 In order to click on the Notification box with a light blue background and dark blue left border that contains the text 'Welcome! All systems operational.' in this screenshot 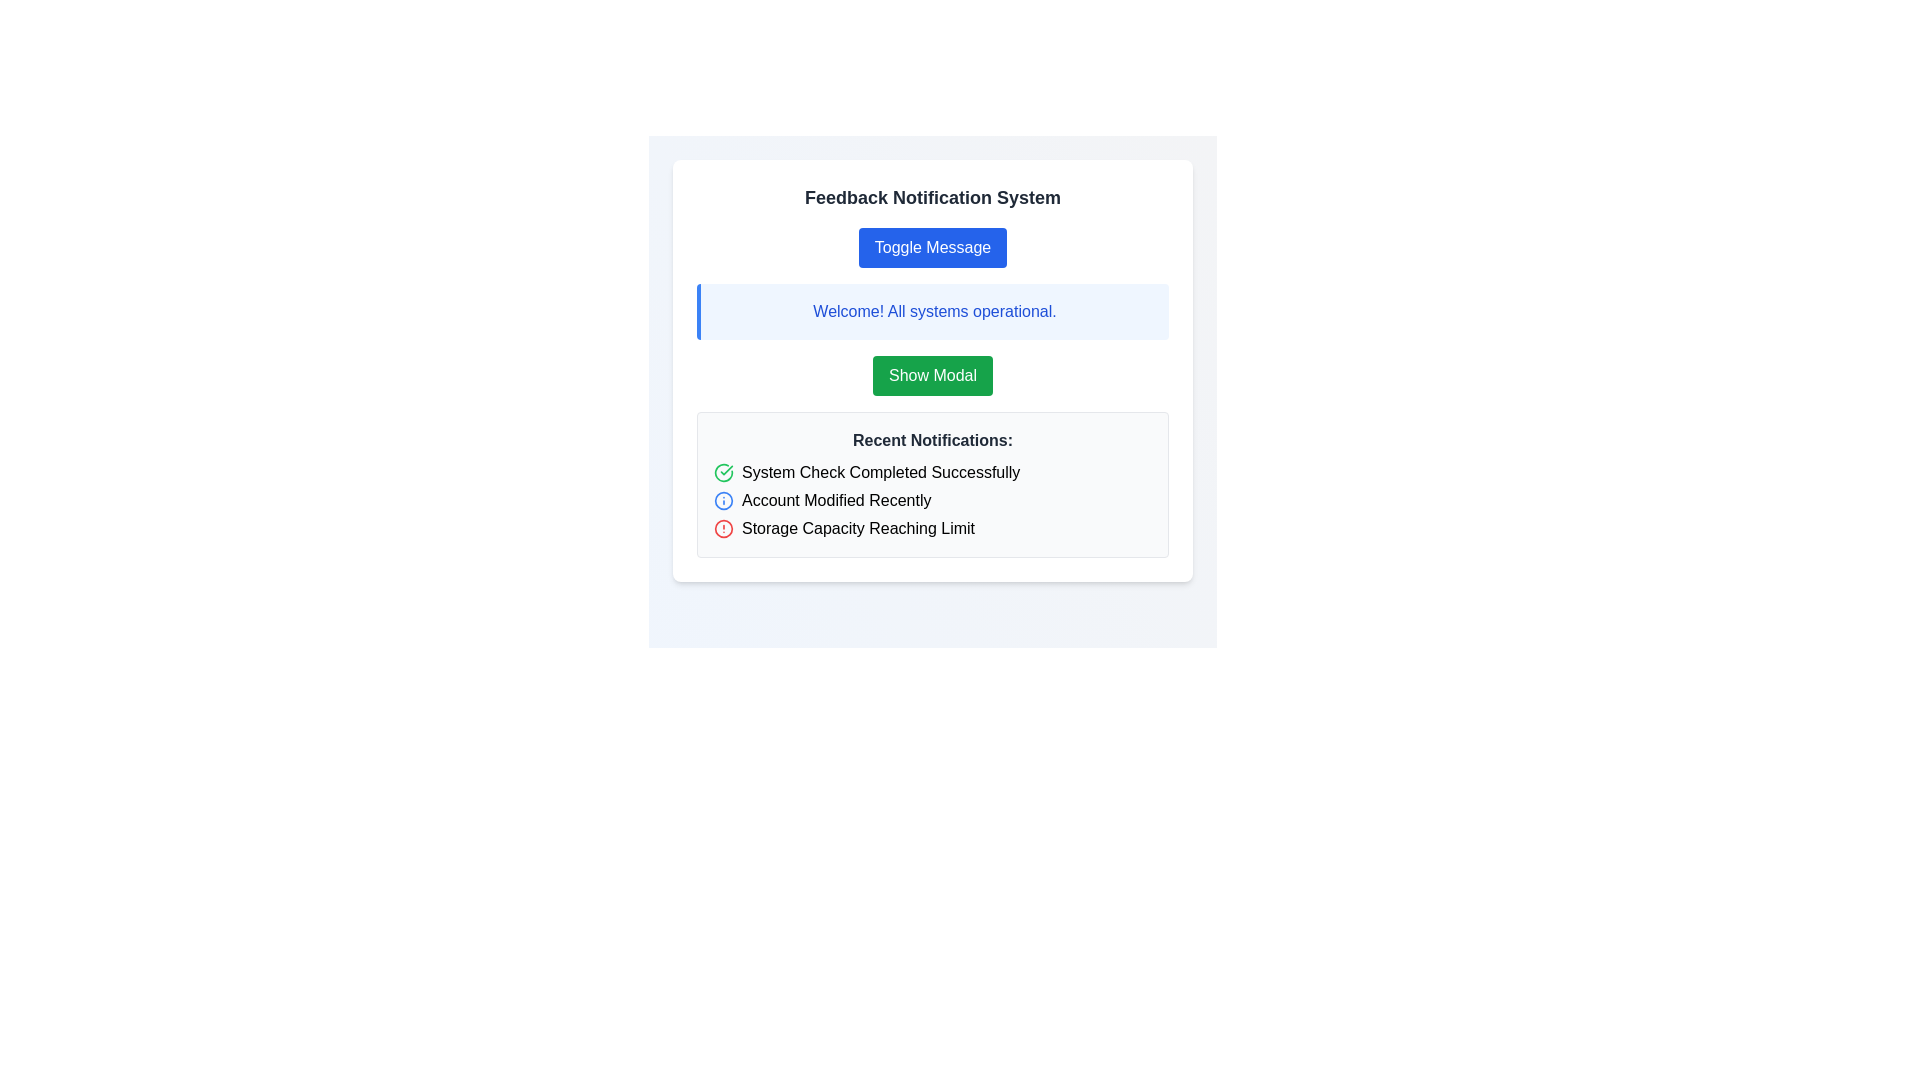, I will do `click(931, 312)`.